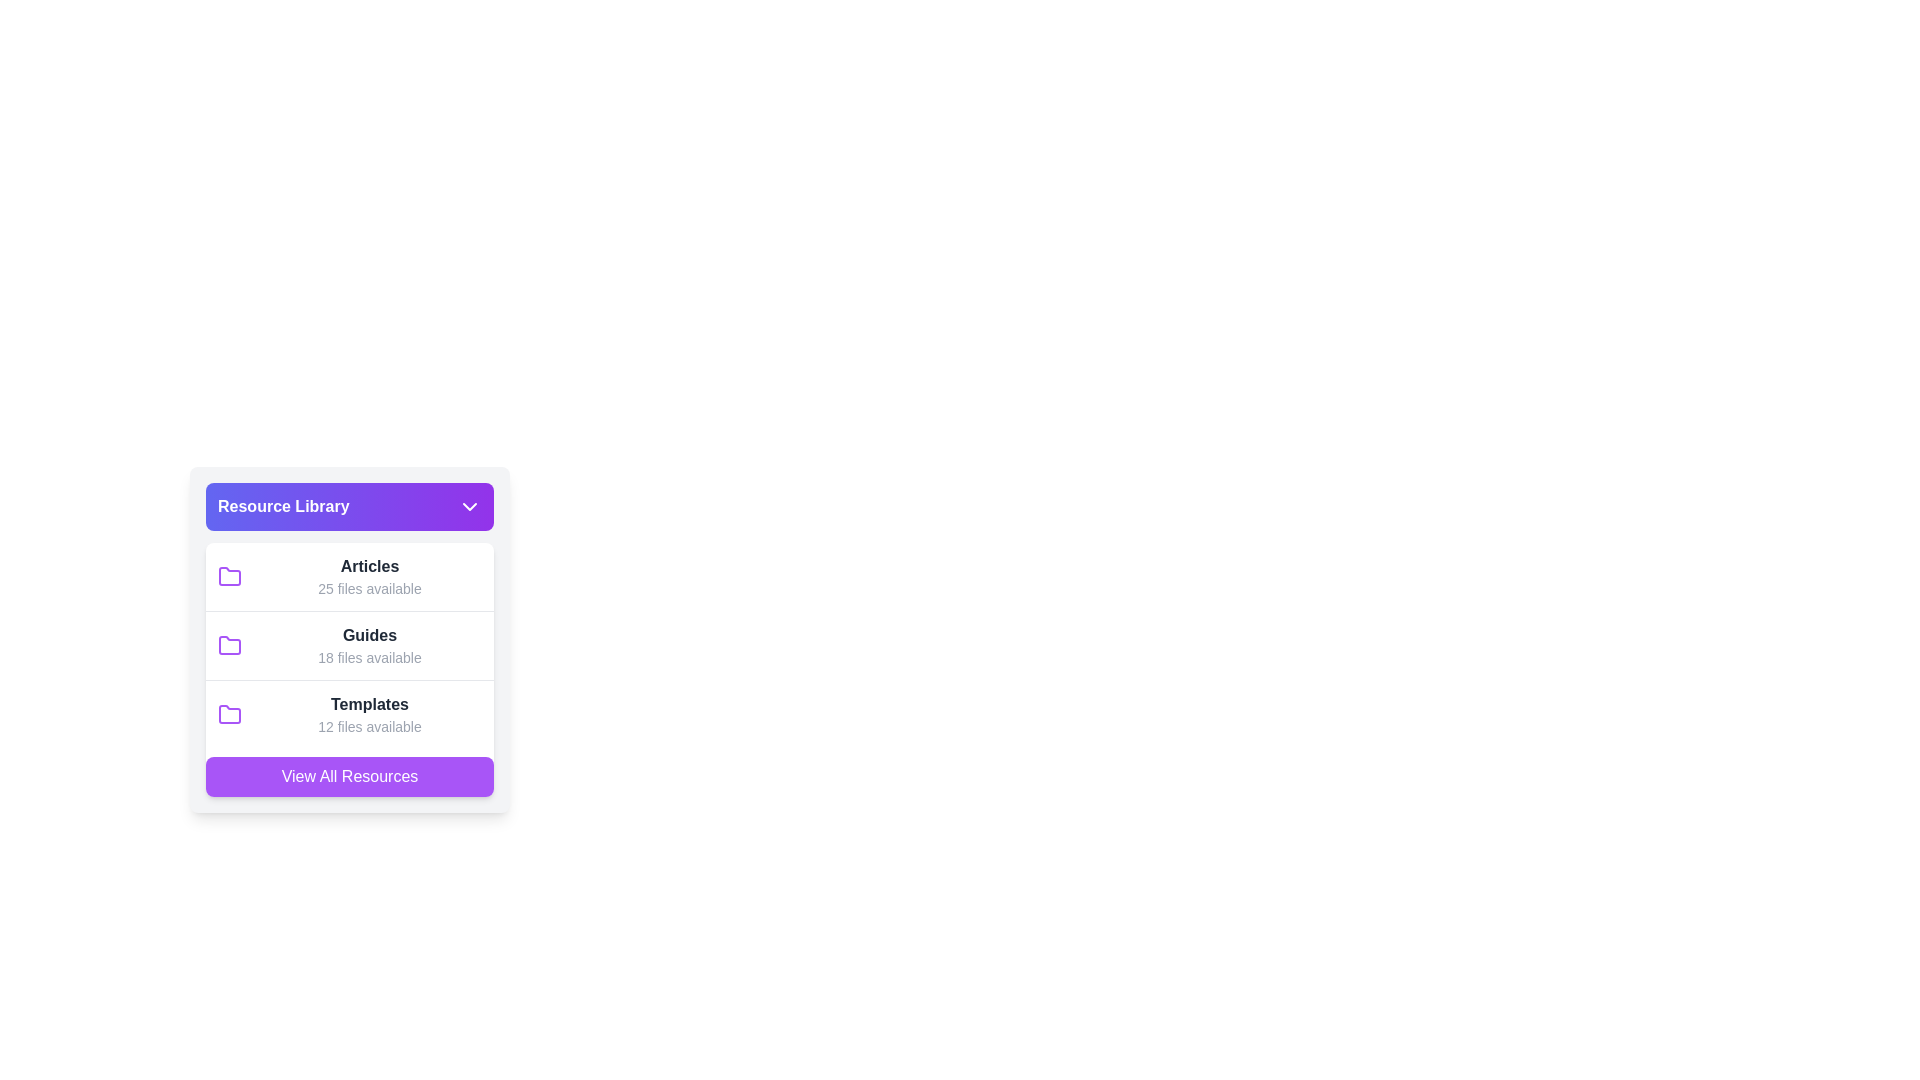  I want to click on the purple stylized folder icon located adjacent to the 'Templates' label in the 'Resource Library' dropdown menu, so click(230, 712).